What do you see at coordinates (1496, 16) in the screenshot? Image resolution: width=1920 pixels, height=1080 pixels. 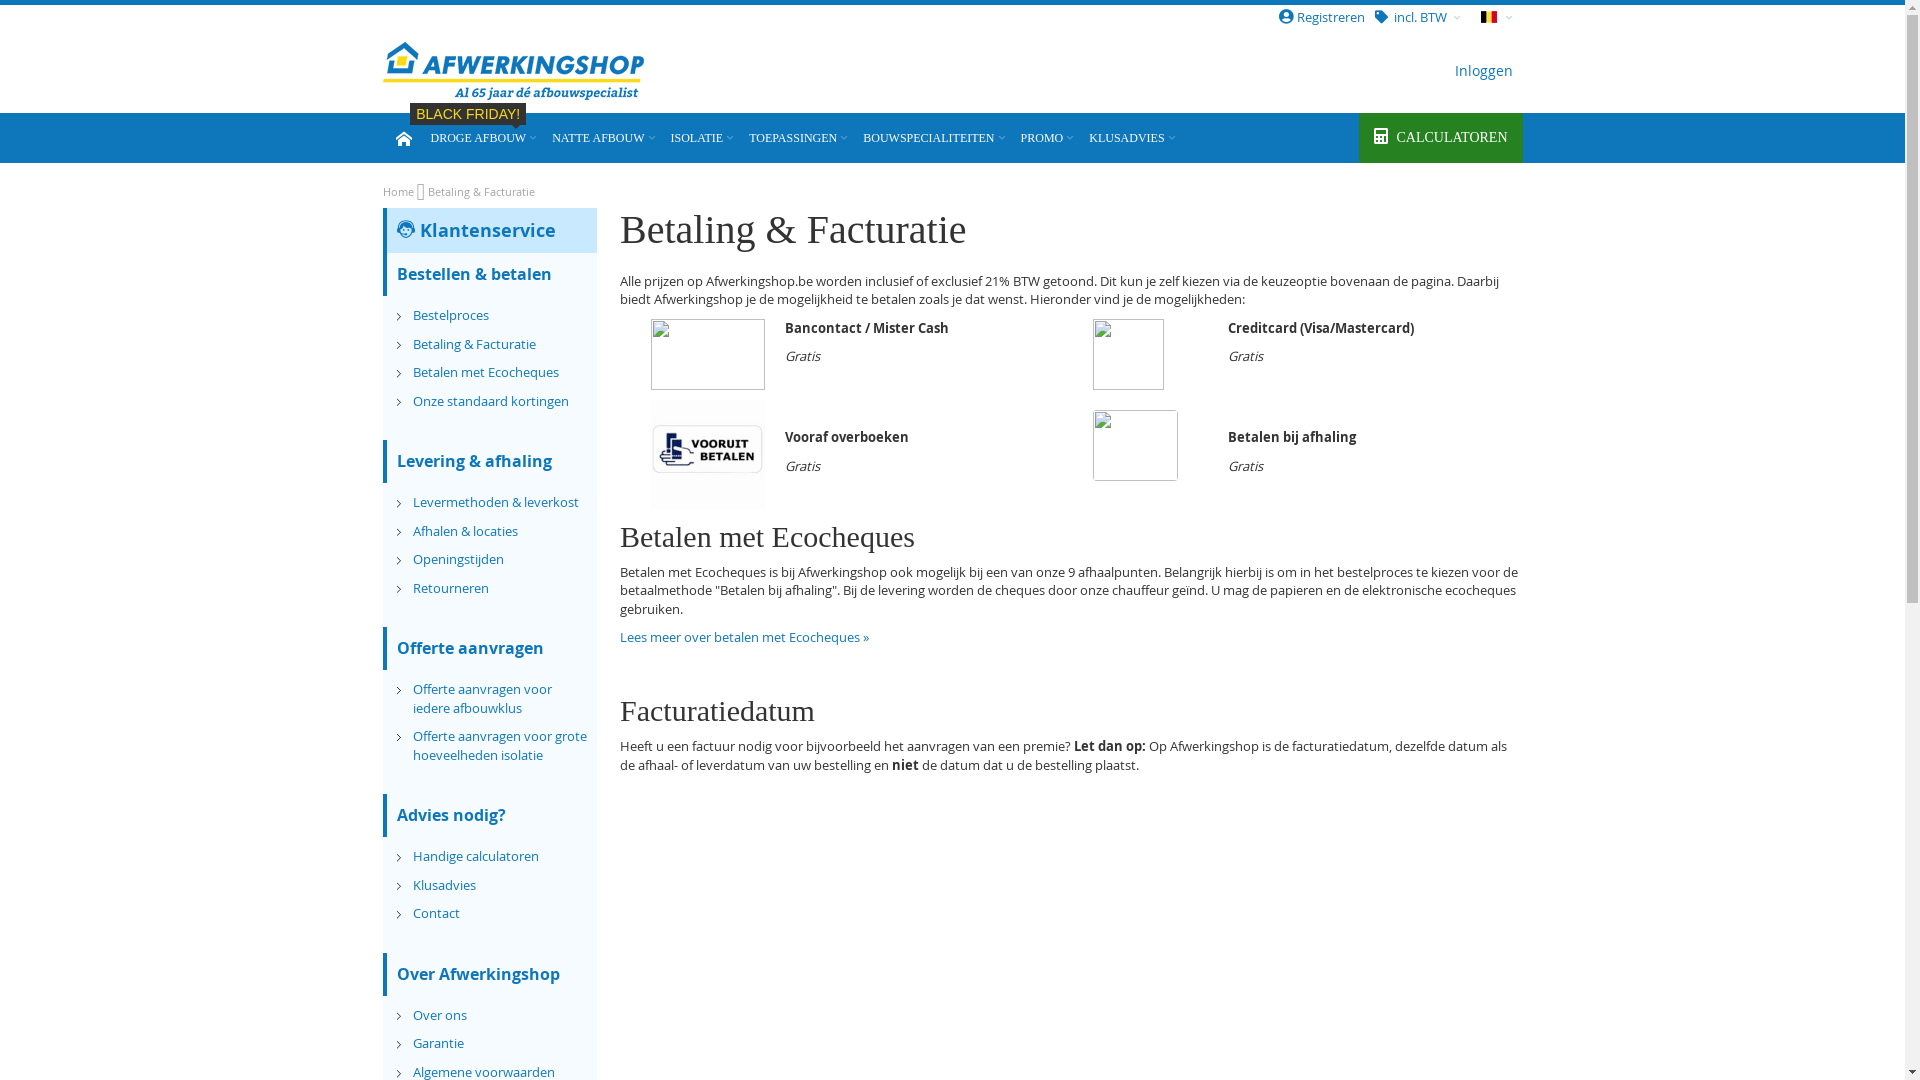 I see `'Taal'` at bounding box center [1496, 16].